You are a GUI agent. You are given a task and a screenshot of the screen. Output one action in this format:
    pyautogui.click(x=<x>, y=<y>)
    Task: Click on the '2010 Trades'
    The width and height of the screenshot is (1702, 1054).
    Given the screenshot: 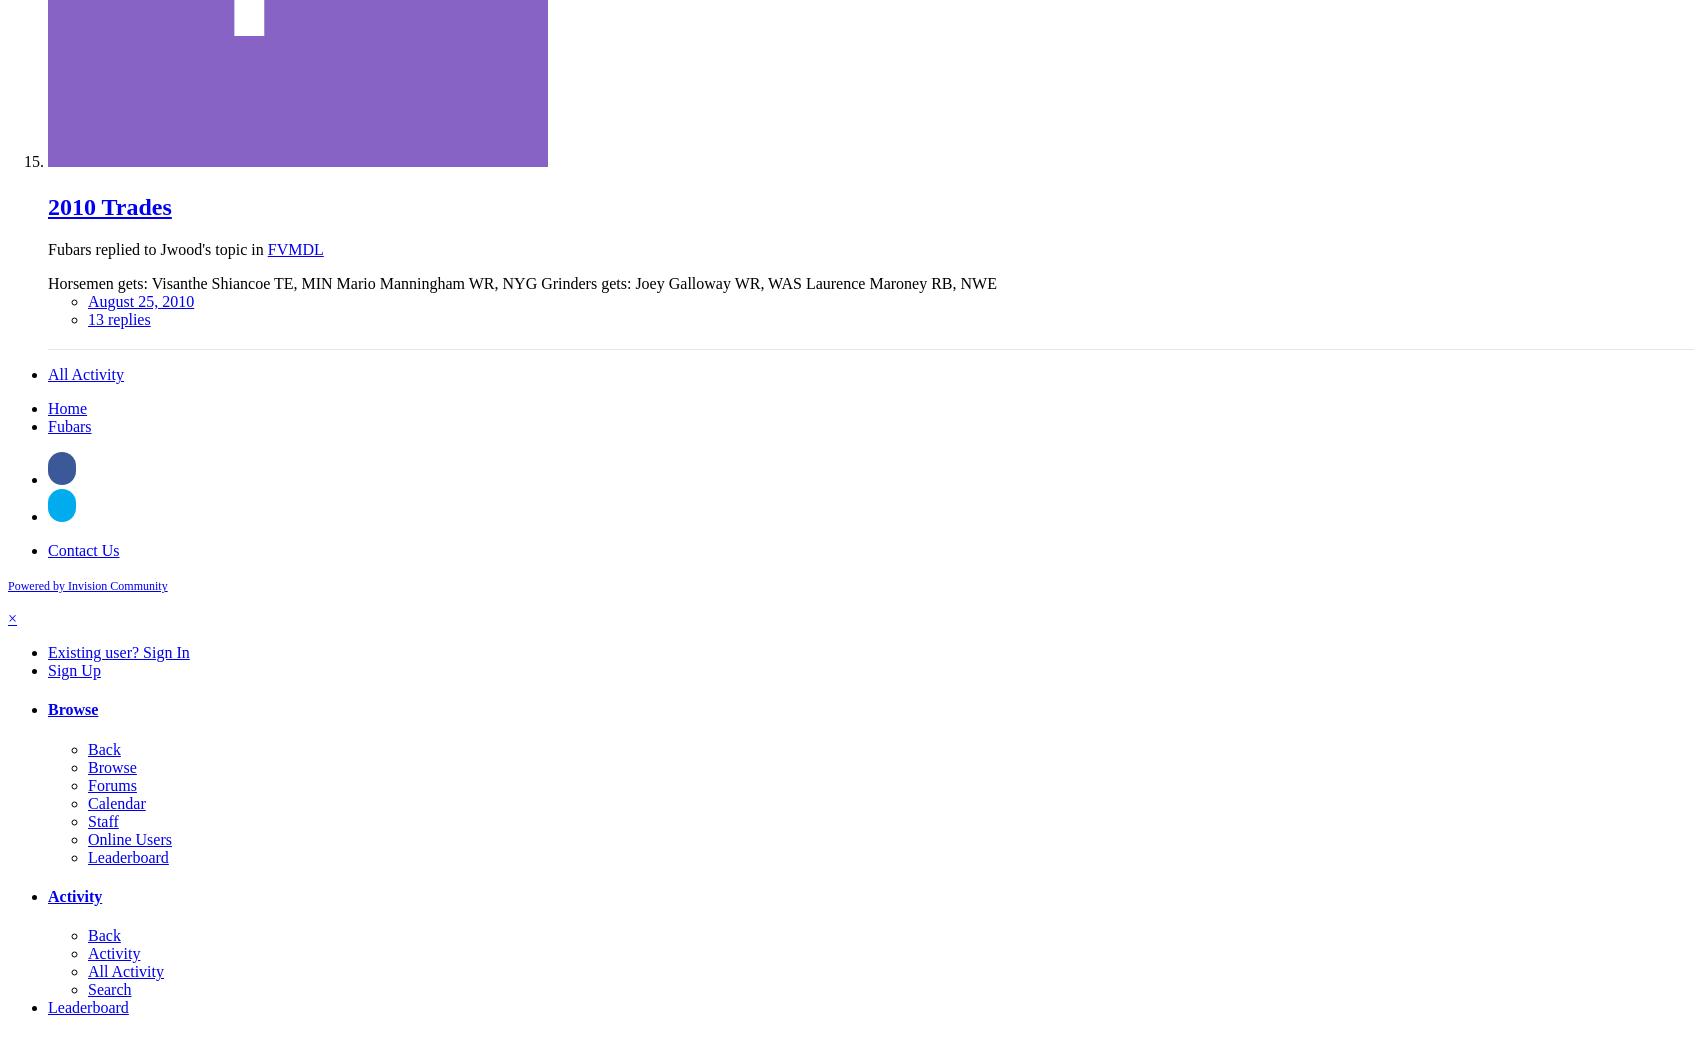 What is the action you would take?
    pyautogui.click(x=109, y=206)
    